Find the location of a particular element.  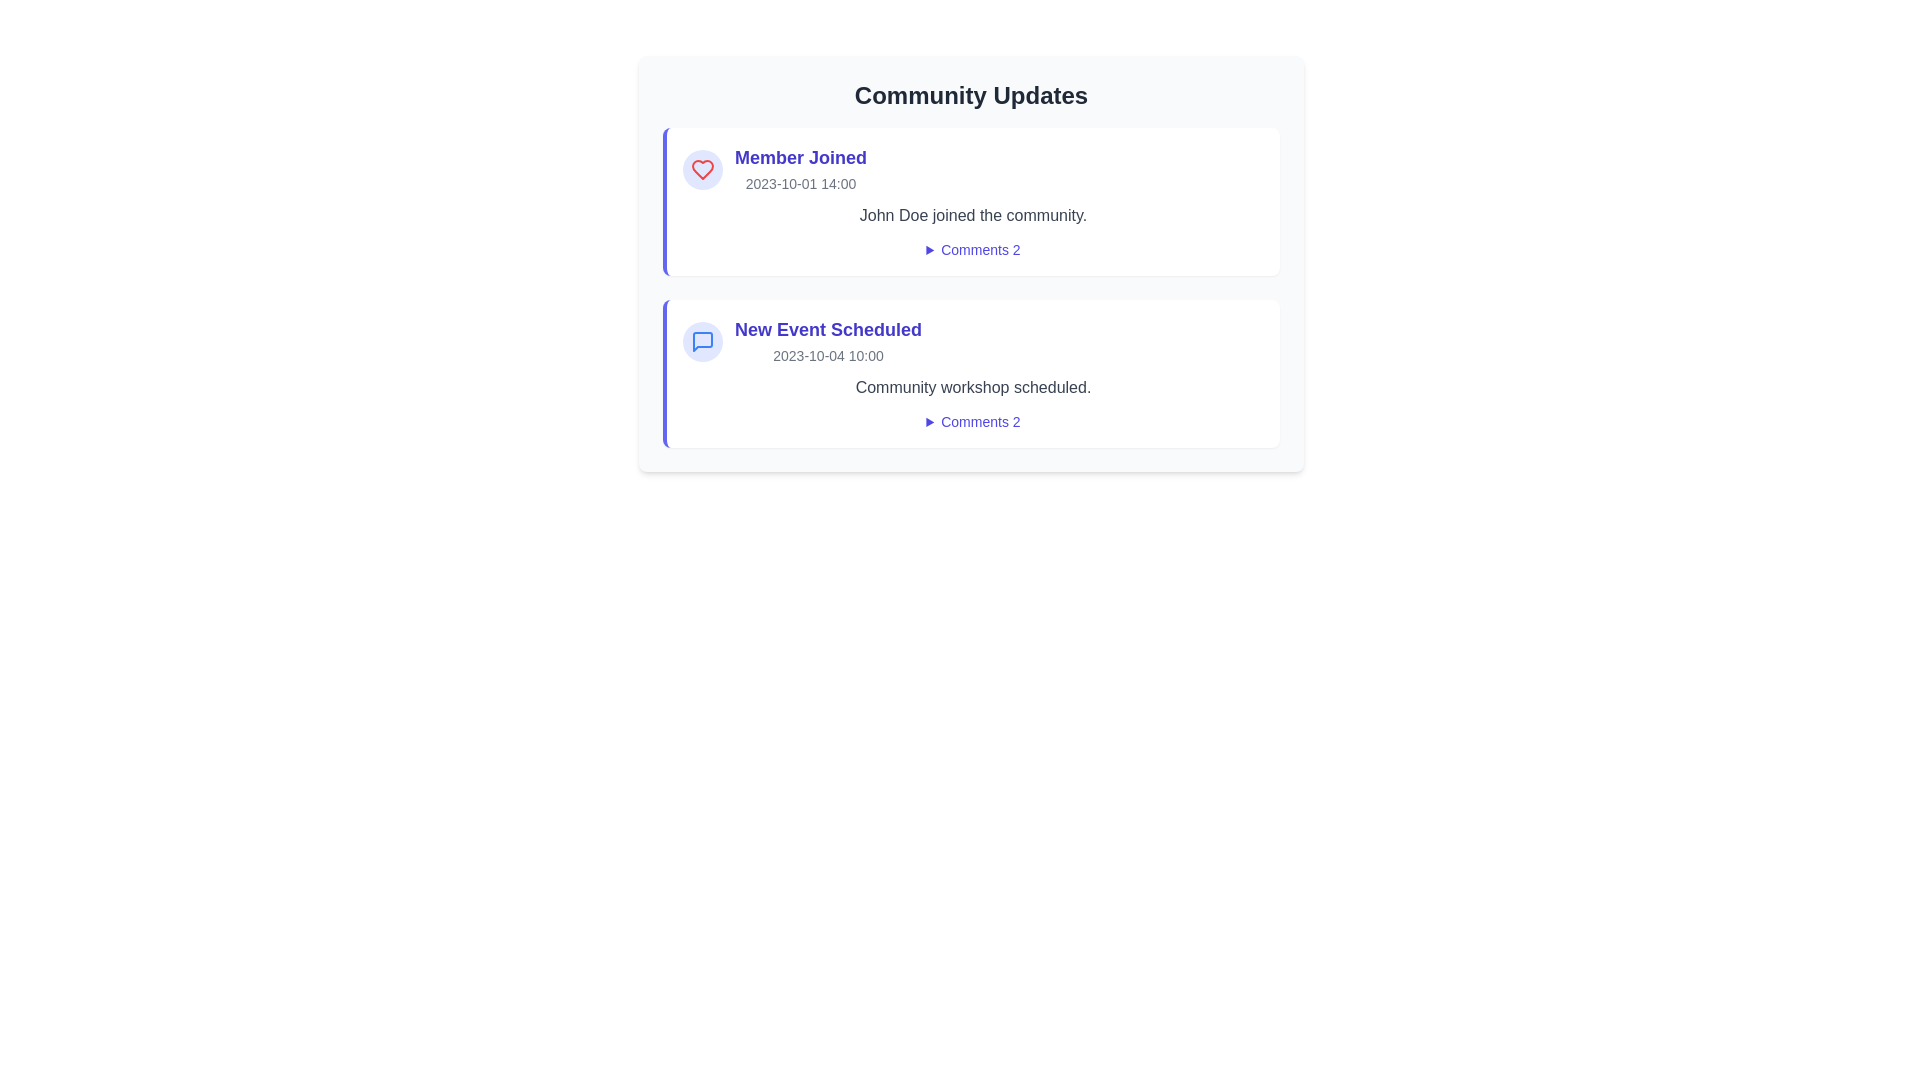

the Label displaying the timestamp that is positioned directly below the title 'New Event Scheduled' in the second card under 'Community Updates' is located at coordinates (828, 354).